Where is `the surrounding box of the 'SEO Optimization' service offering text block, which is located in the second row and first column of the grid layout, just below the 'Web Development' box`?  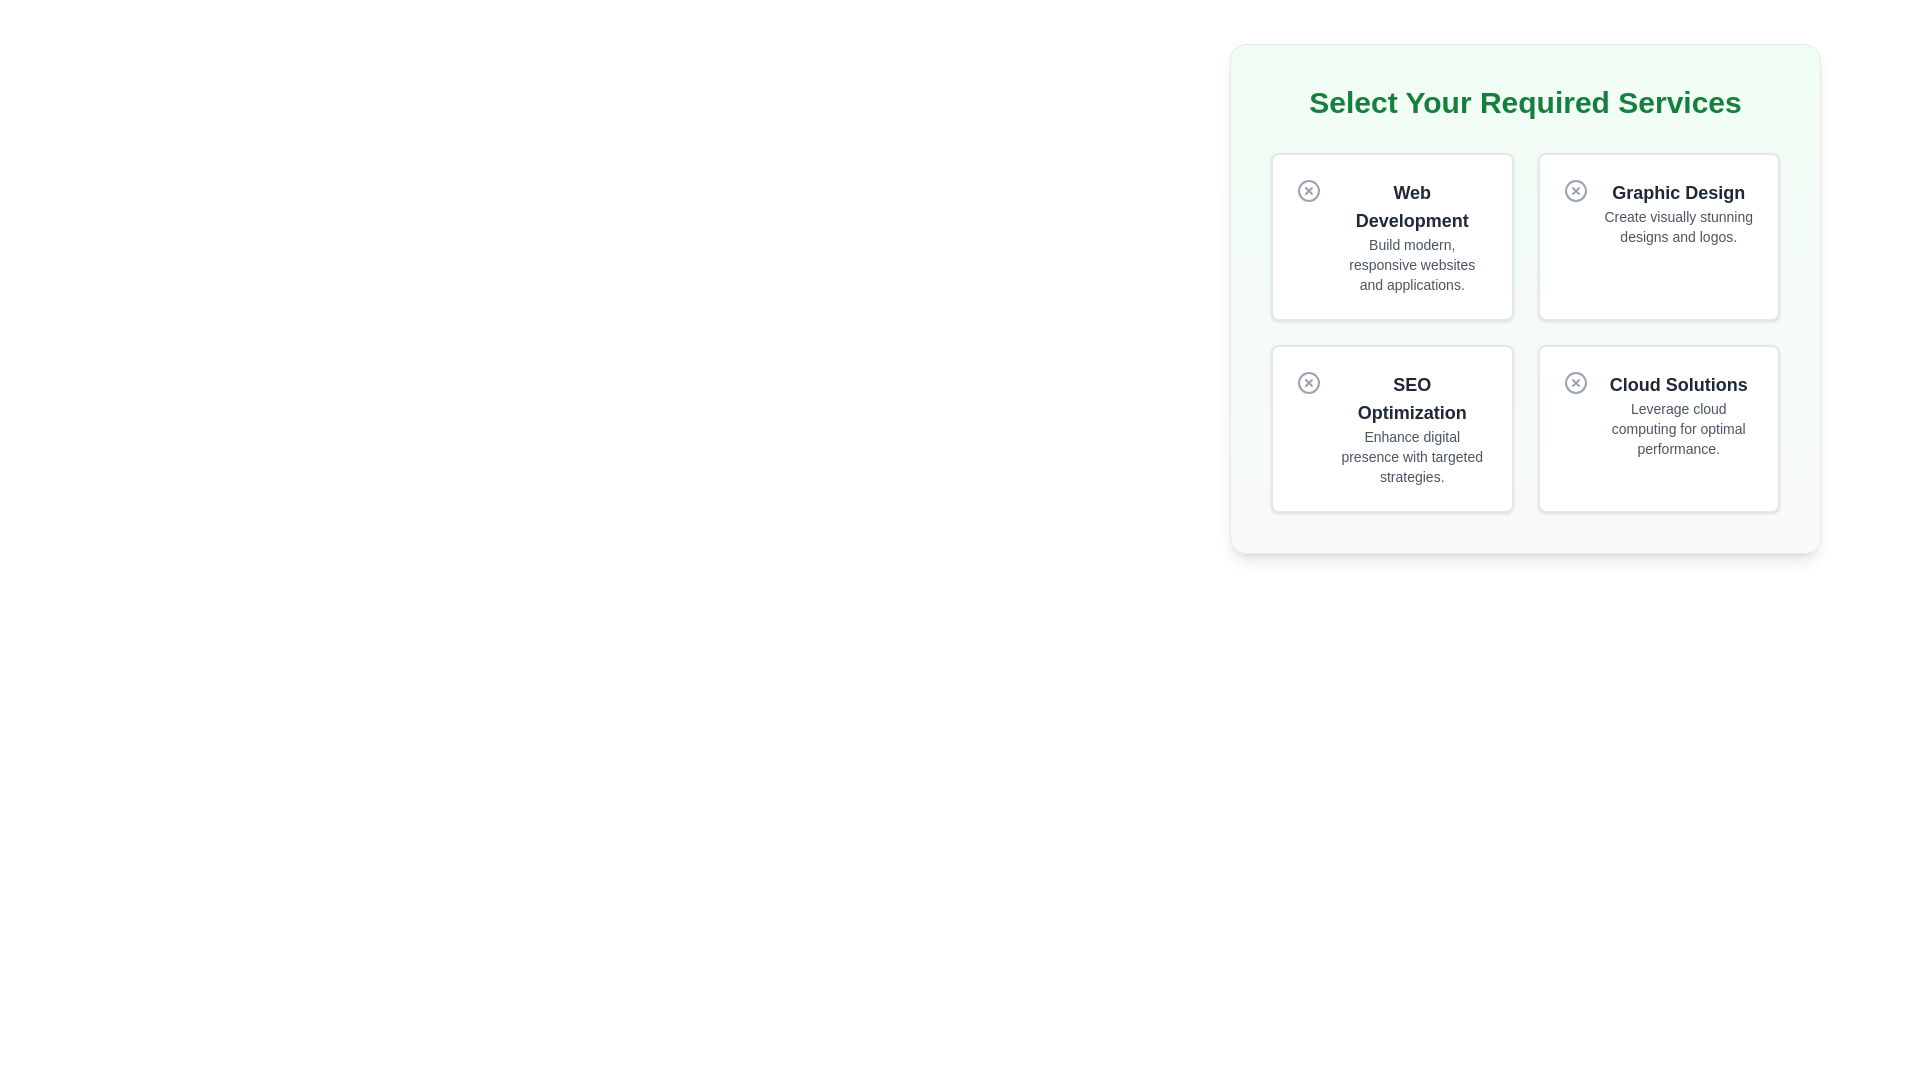 the surrounding box of the 'SEO Optimization' service offering text block, which is located in the second row and first column of the grid layout, just below the 'Web Development' box is located at coordinates (1411, 427).